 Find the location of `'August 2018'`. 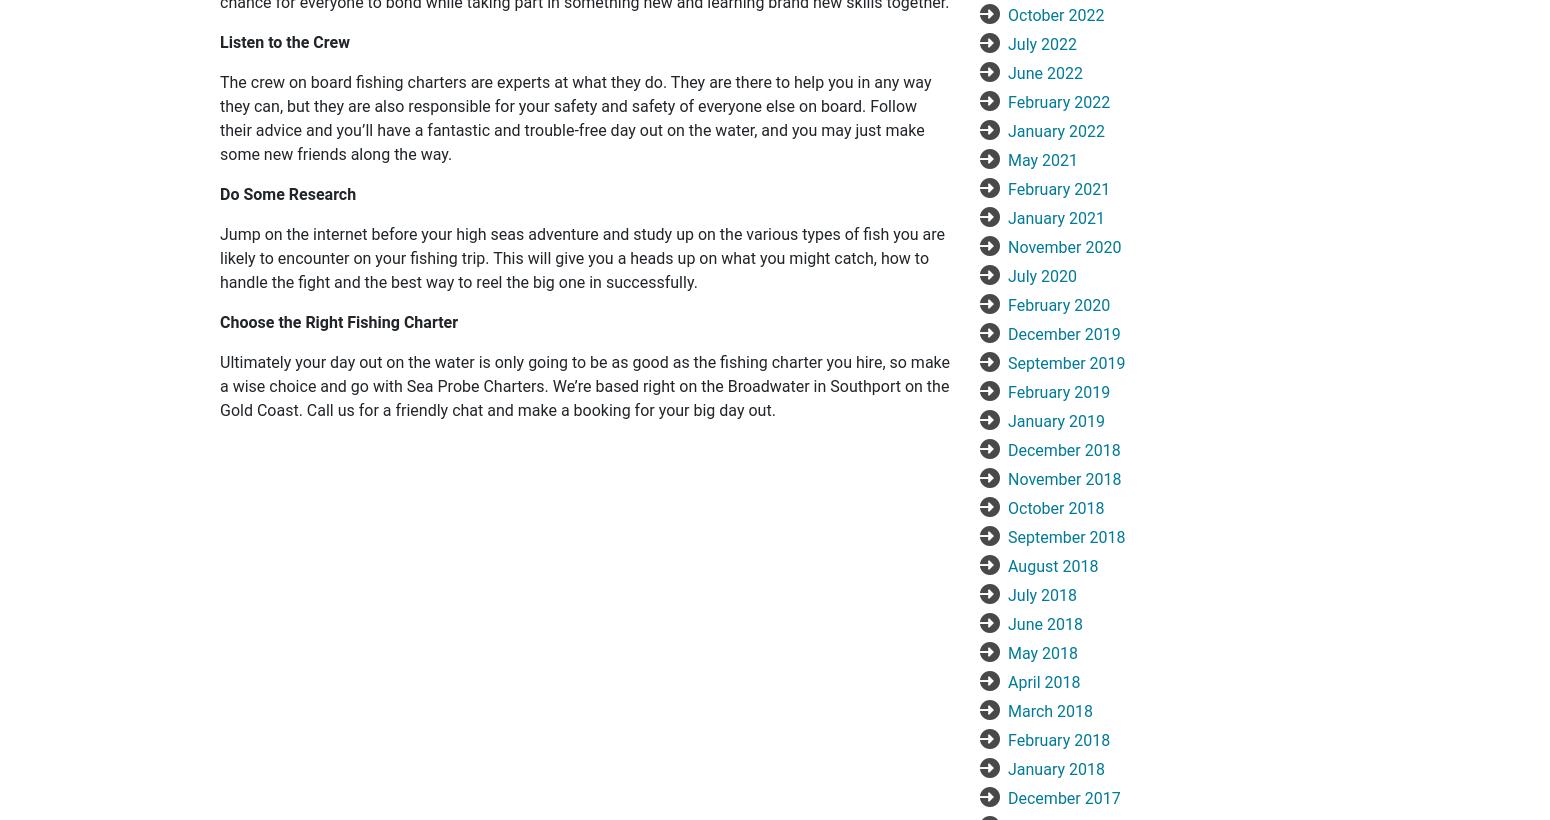

'August 2018' is located at coordinates (1053, 565).